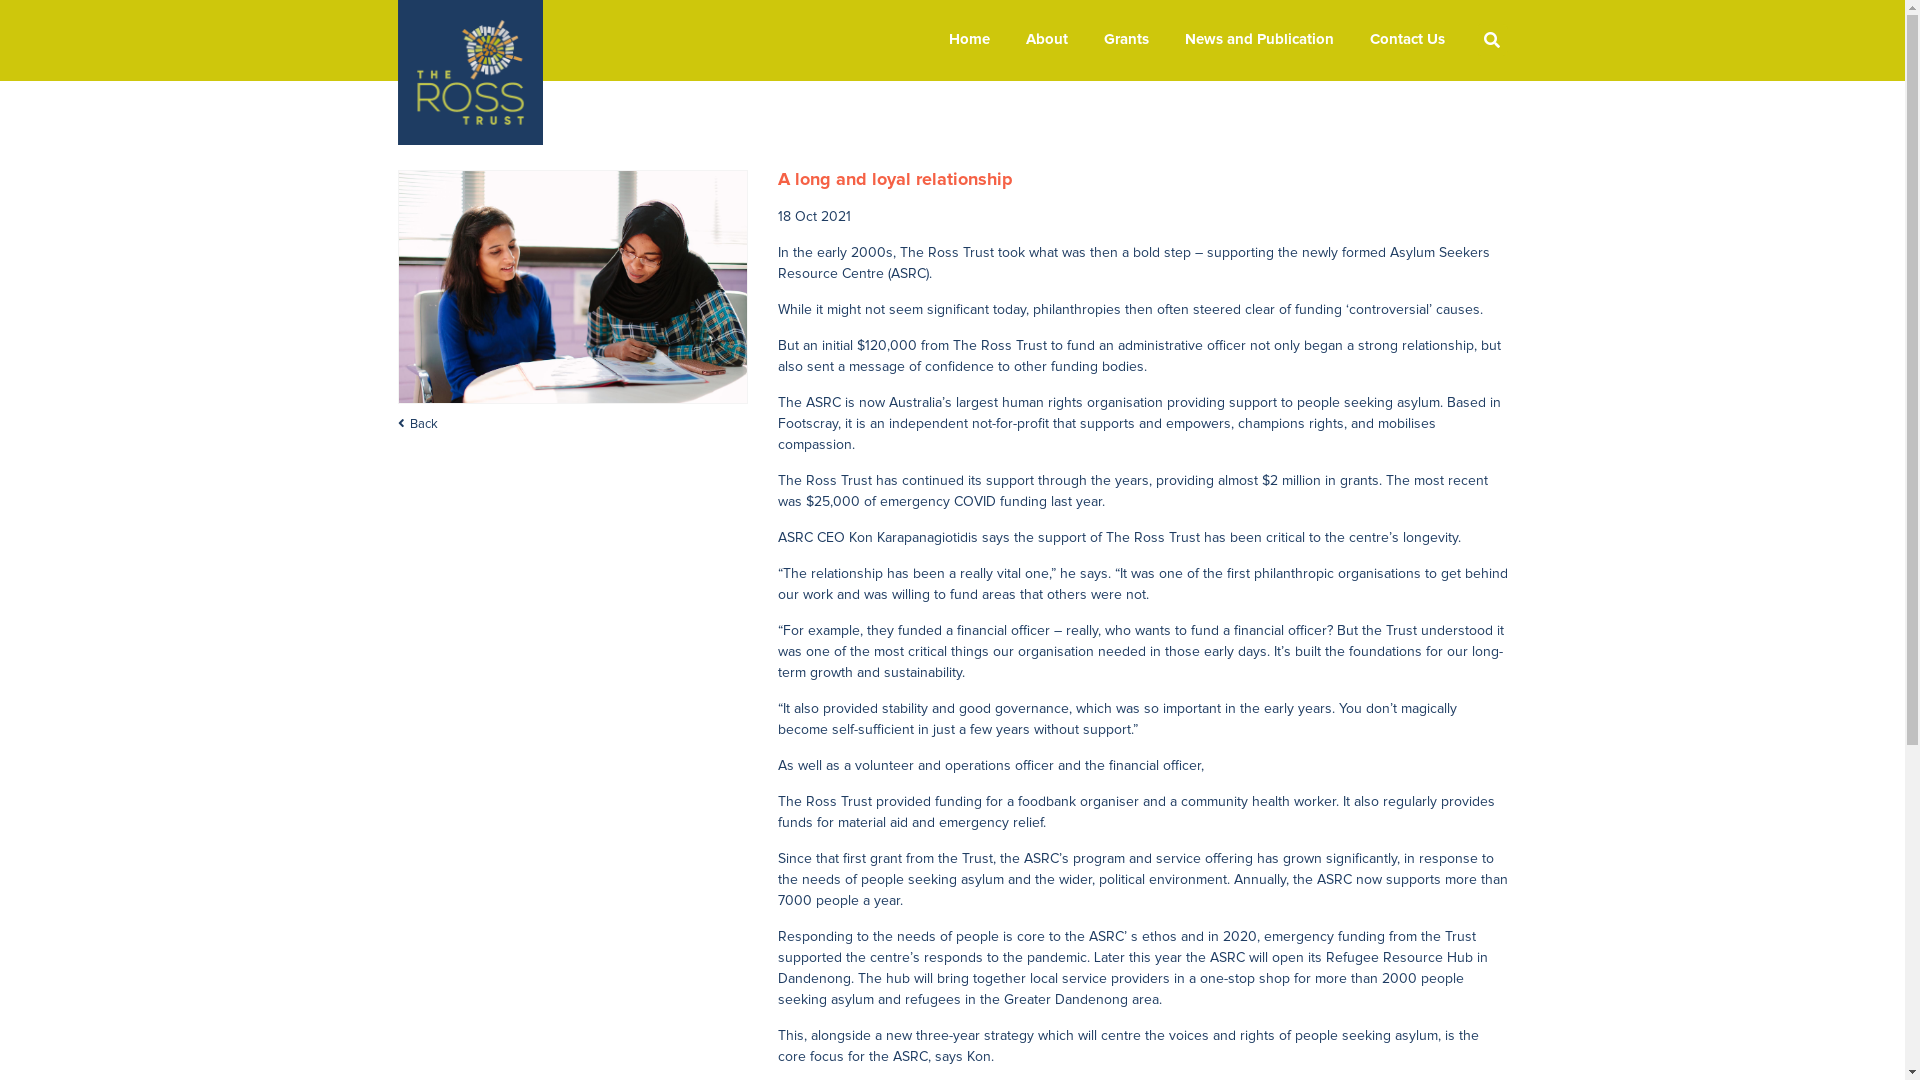  What do you see at coordinates (1126, 40) in the screenshot?
I see `'Grants'` at bounding box center [1126, 40].